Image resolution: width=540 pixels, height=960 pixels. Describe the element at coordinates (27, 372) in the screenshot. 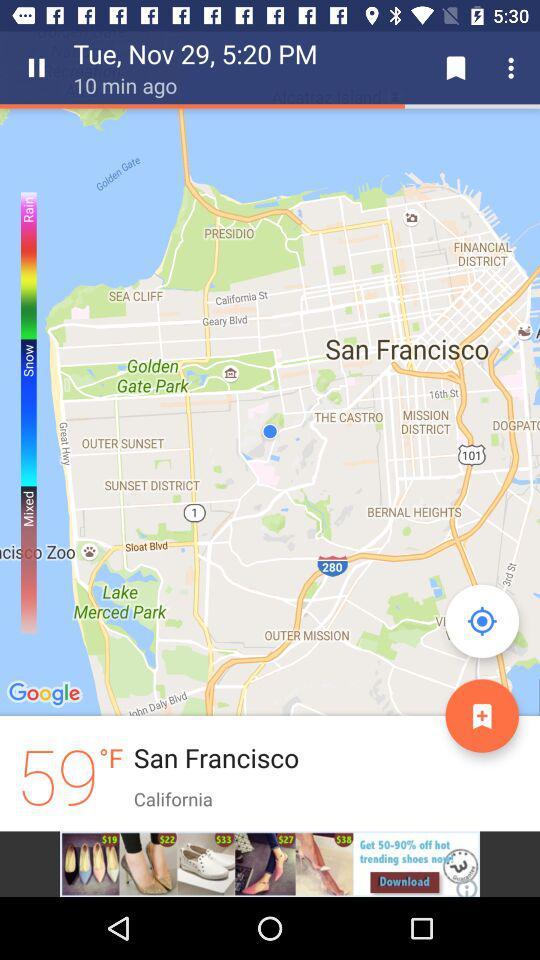

I see `the left corner scale` at that location.